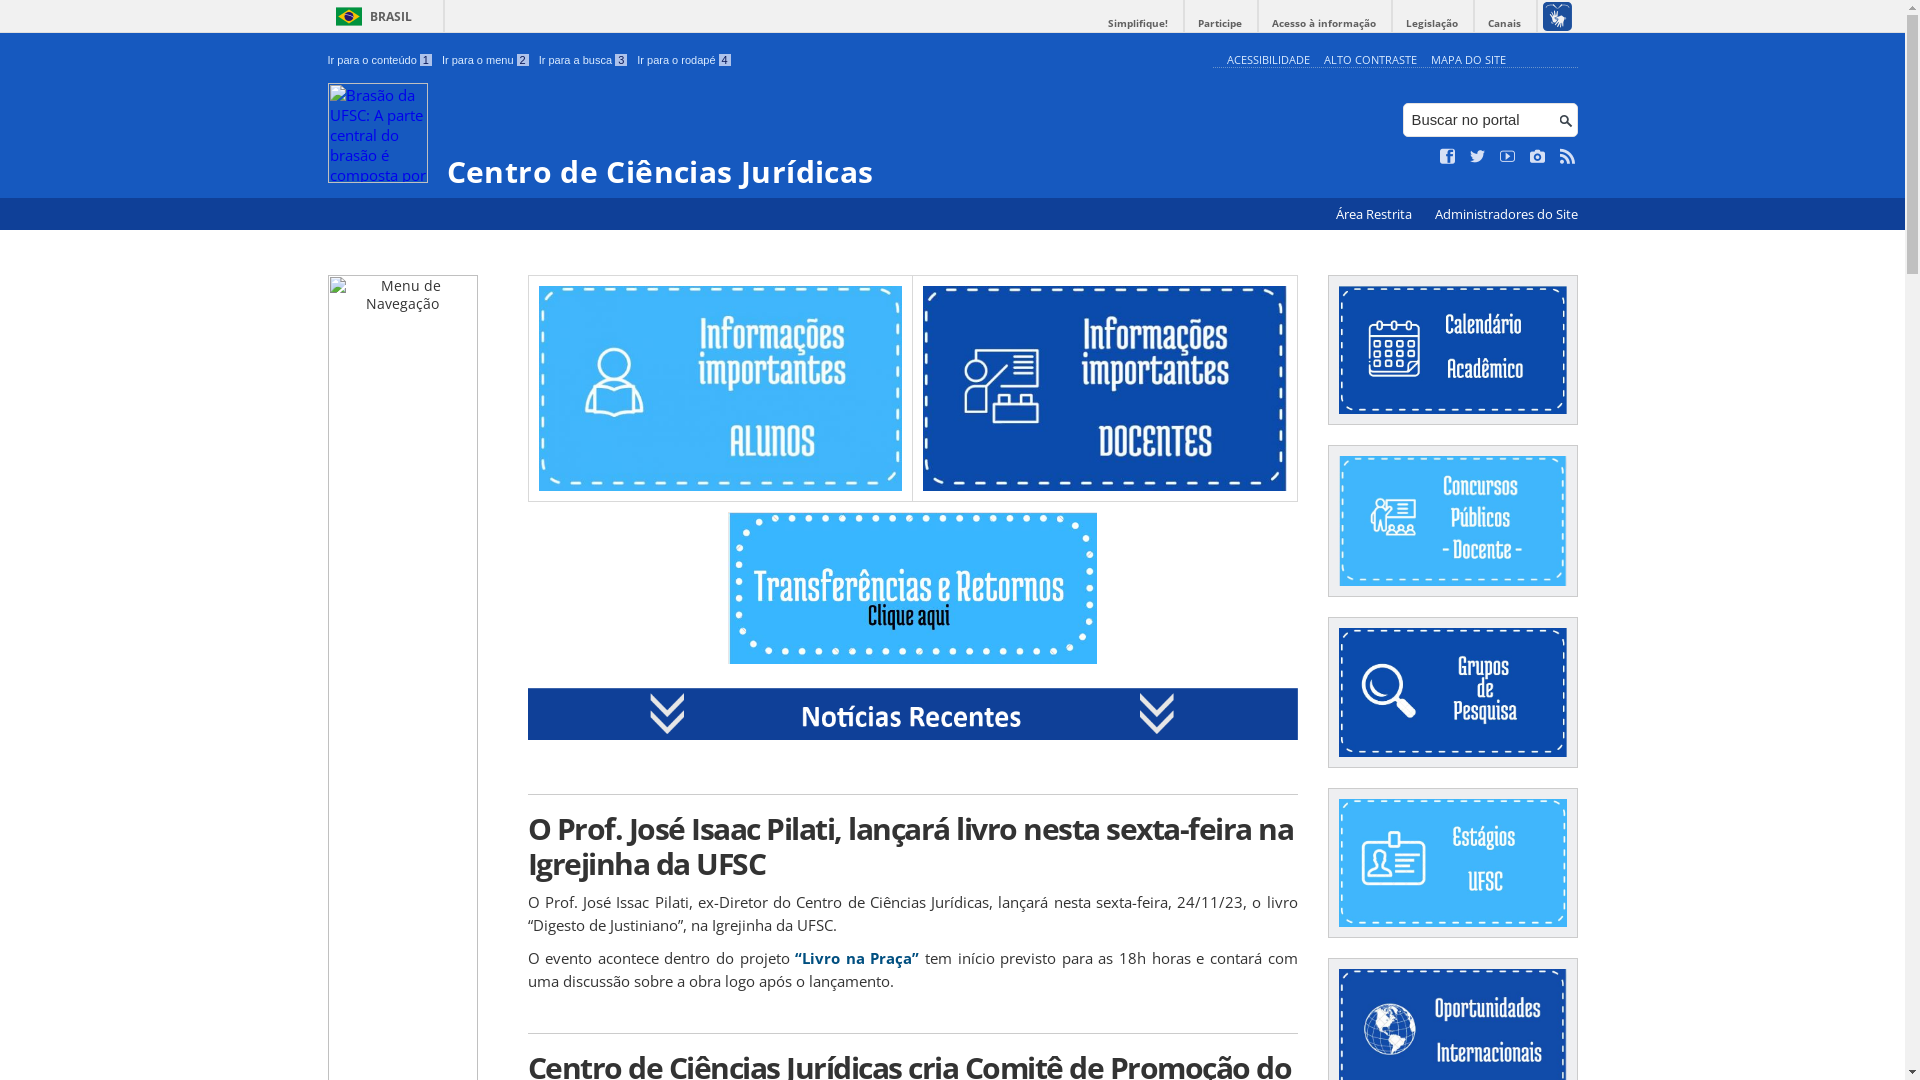 This screenshot has height=1080, width=1920. I want to click on 'ACESSIBILIDADE', so click(1266, 58).